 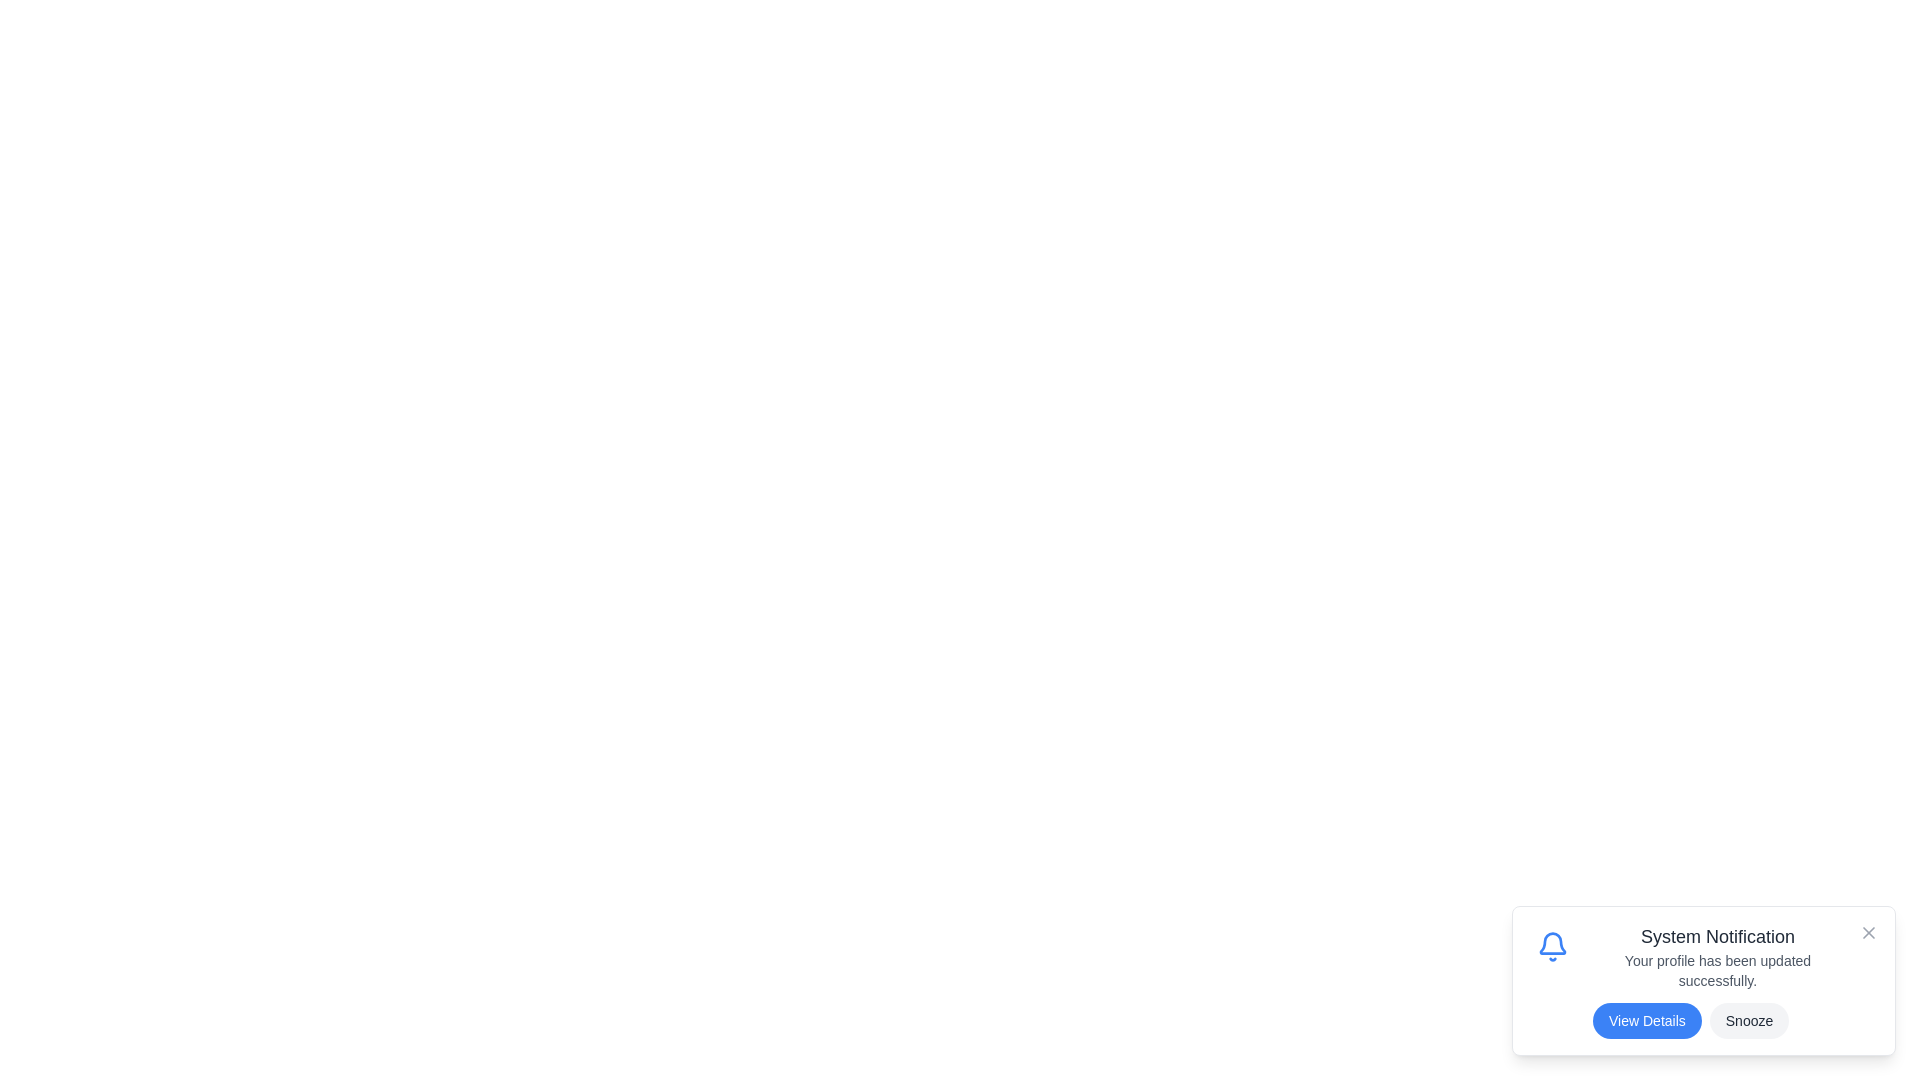 I want to click on the button located in the bottom-right corner of the 'System Notification' box to change its background color, so click(x=1647, y=1021).